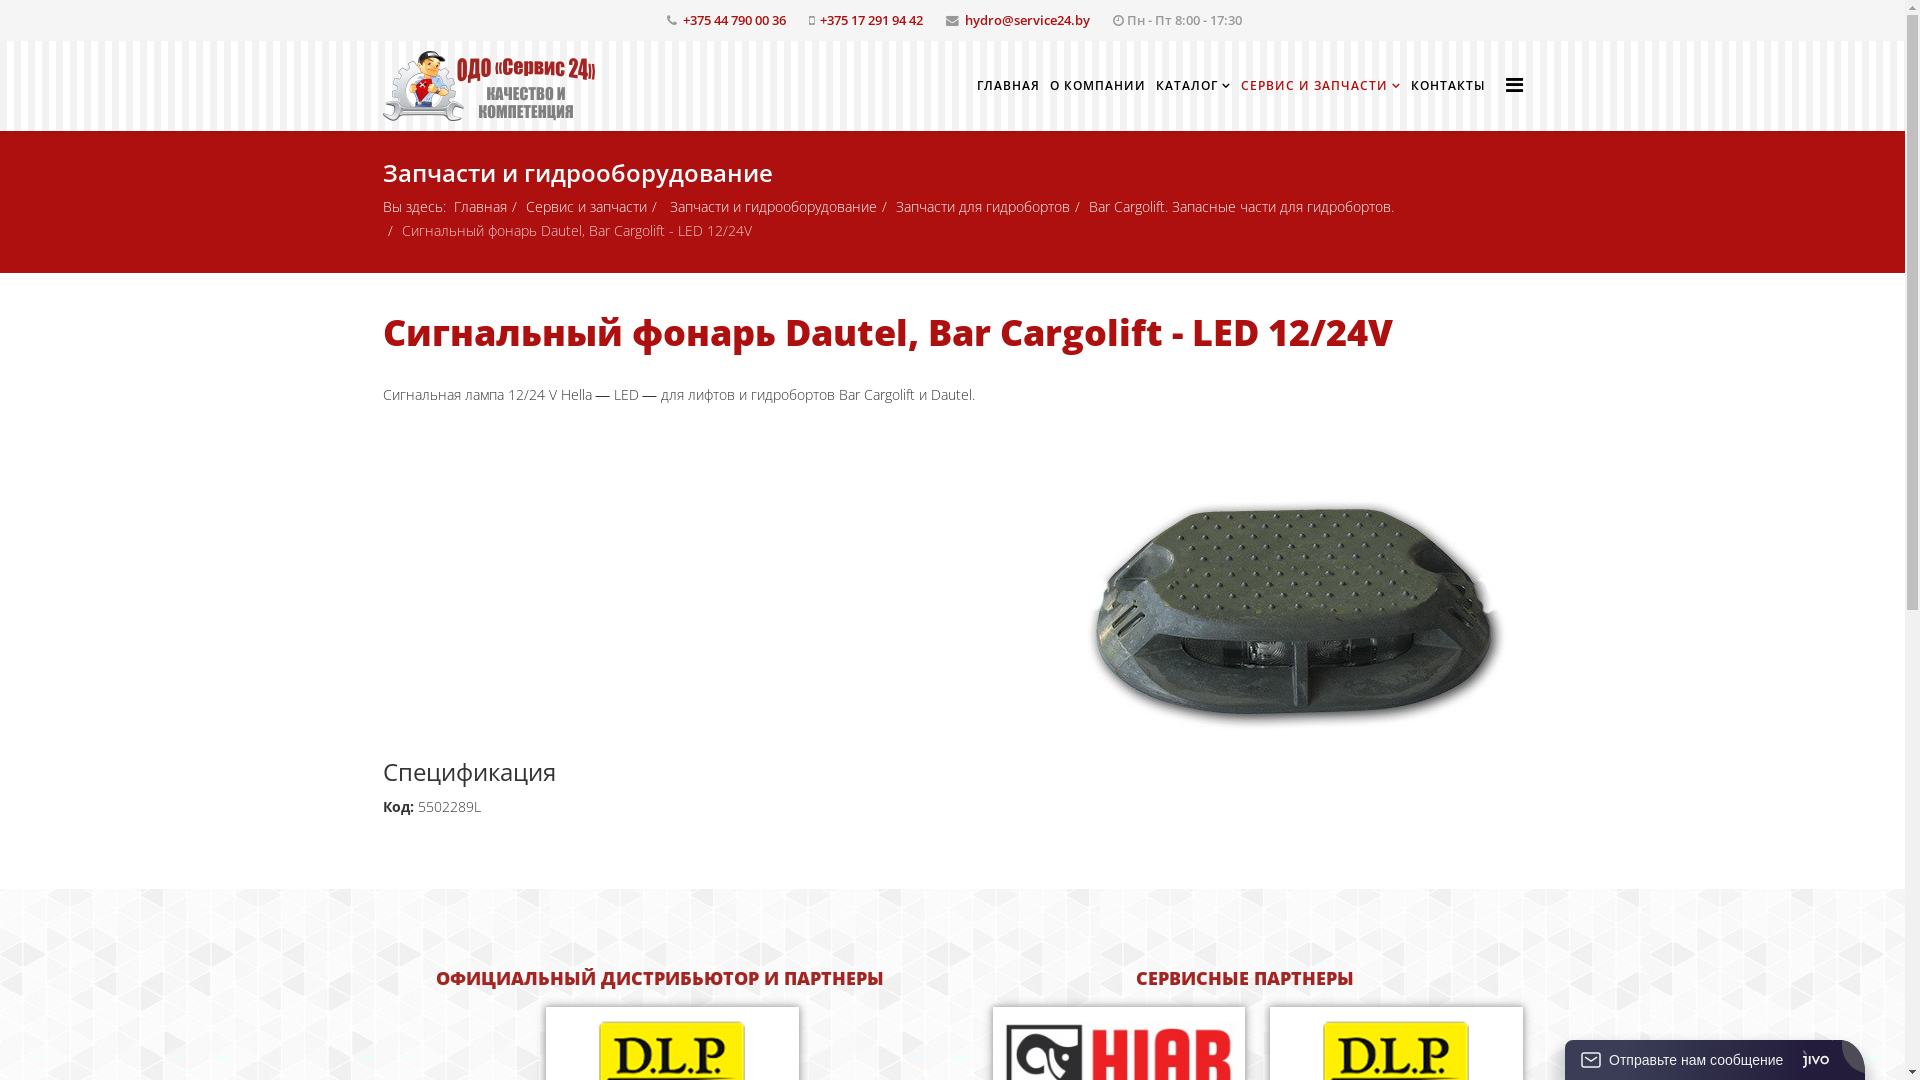 Image resolution: width=1920 pixels, height=1080 pixels. Describe the element at coordinates (1026, 20) in the screenshot. I see `'hydro@service24.by'` at that location.